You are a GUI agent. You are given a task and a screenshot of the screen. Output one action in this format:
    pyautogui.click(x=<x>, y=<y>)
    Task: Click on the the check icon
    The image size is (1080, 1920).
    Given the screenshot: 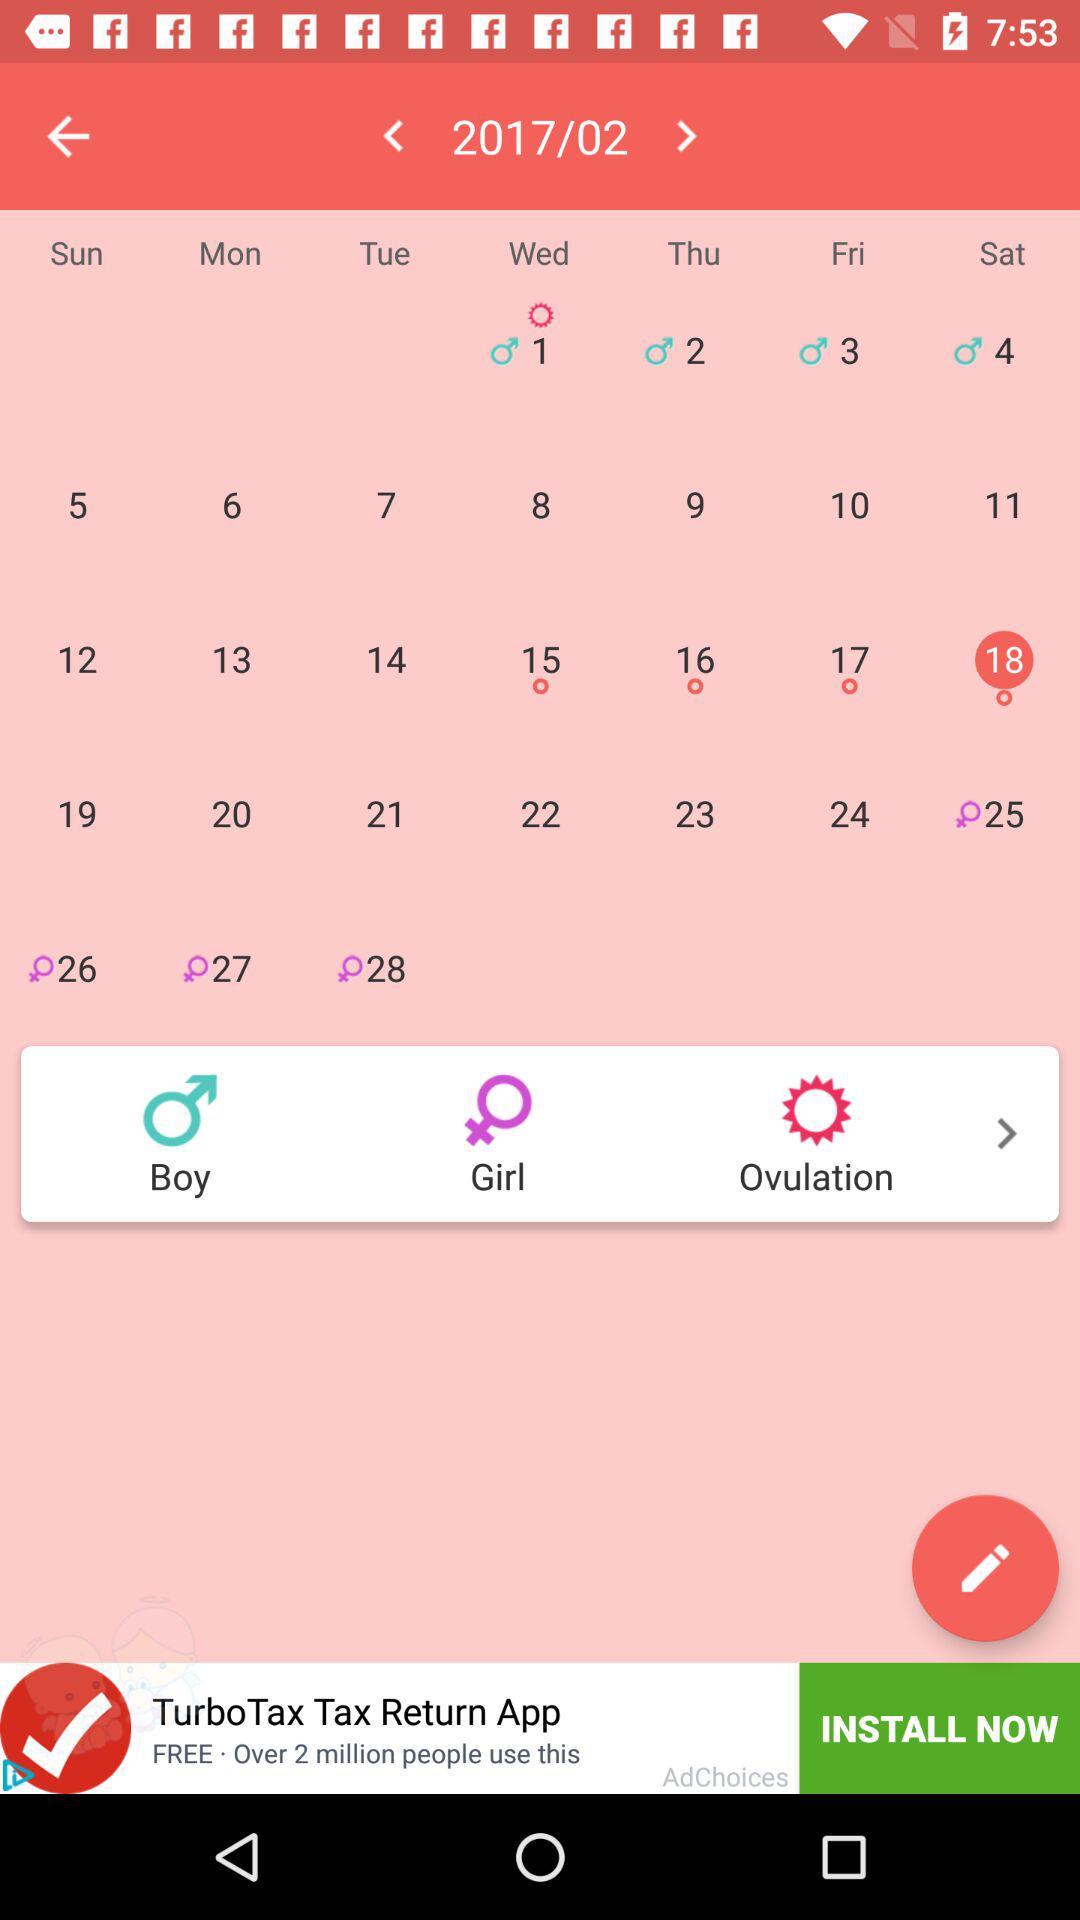 What is the action you would take?
    pyautogui.click(x=64, y=1727)
    